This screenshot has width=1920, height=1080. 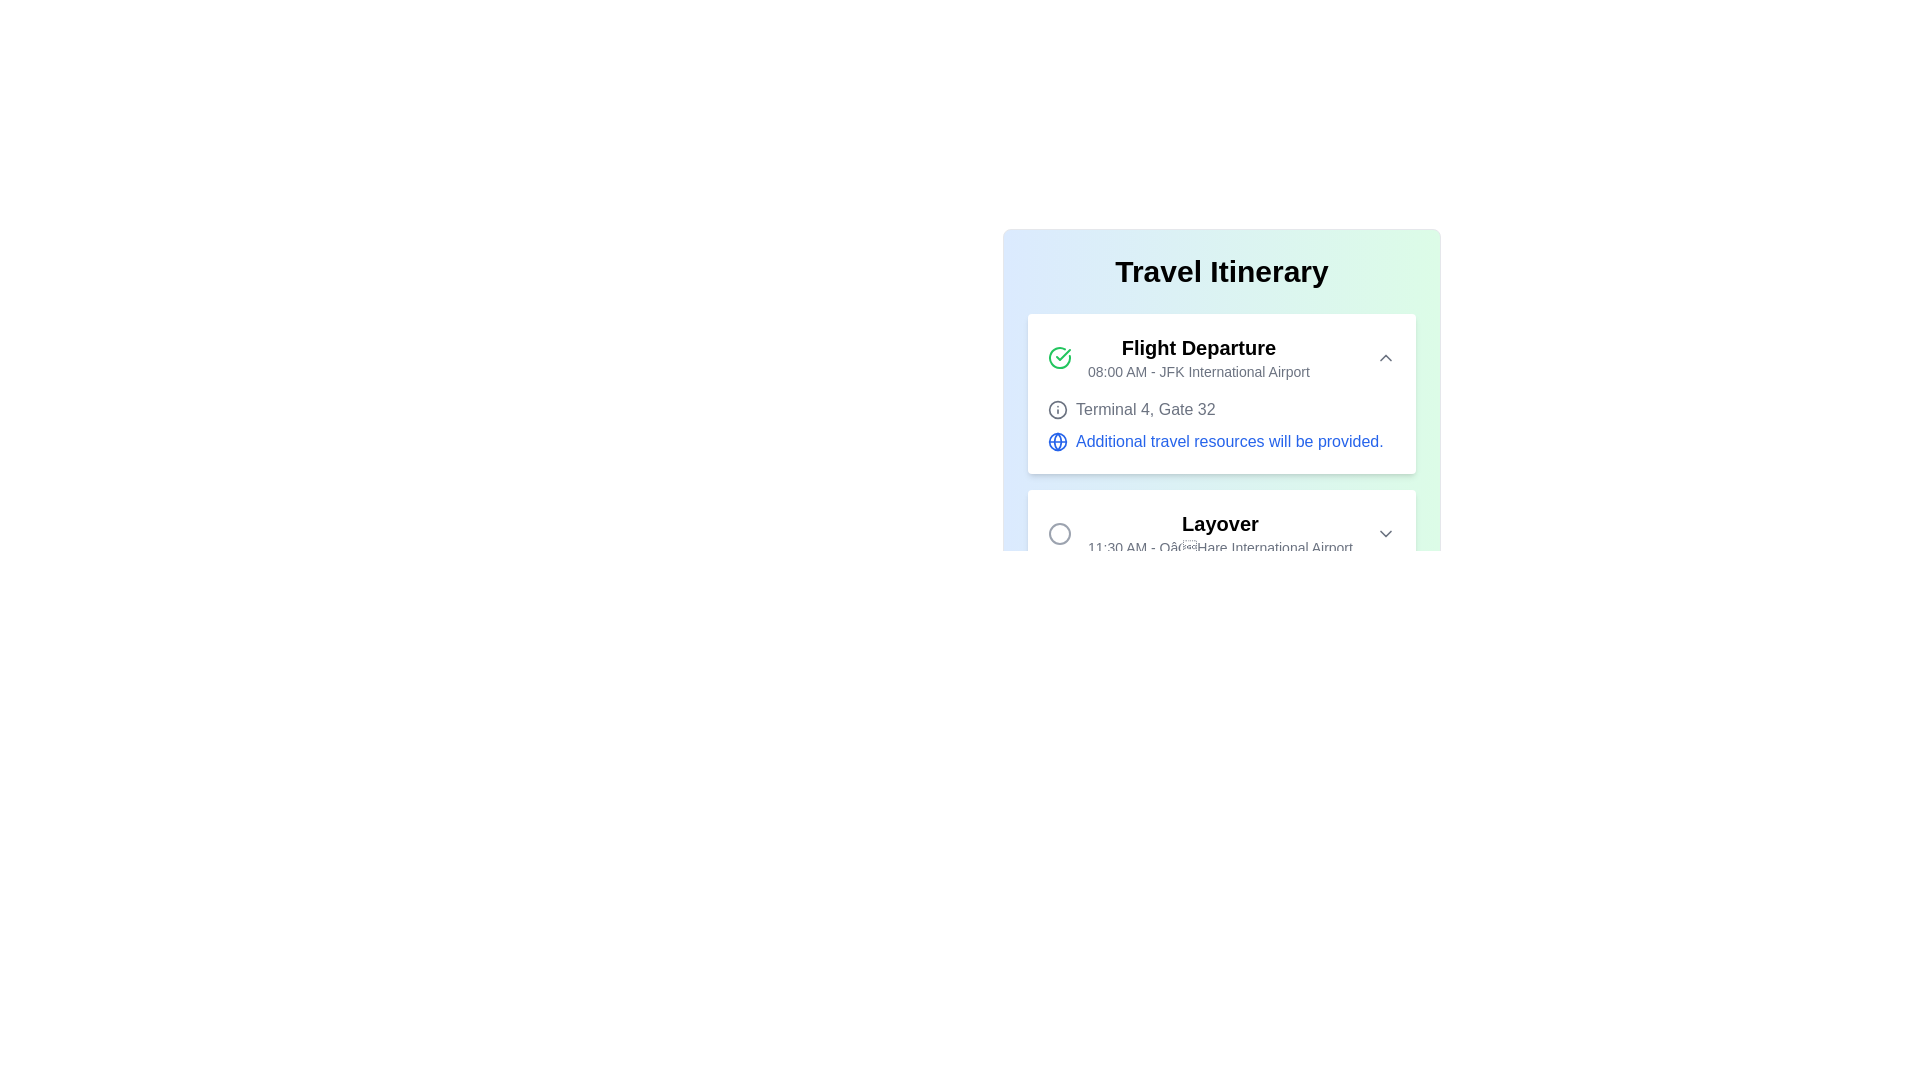 I want to click on the second card in the travel itinerary that details the layover event, which is located between the 'Flight Departure' and 'Connecting Flight' cards, so click(x=1221, y=532).